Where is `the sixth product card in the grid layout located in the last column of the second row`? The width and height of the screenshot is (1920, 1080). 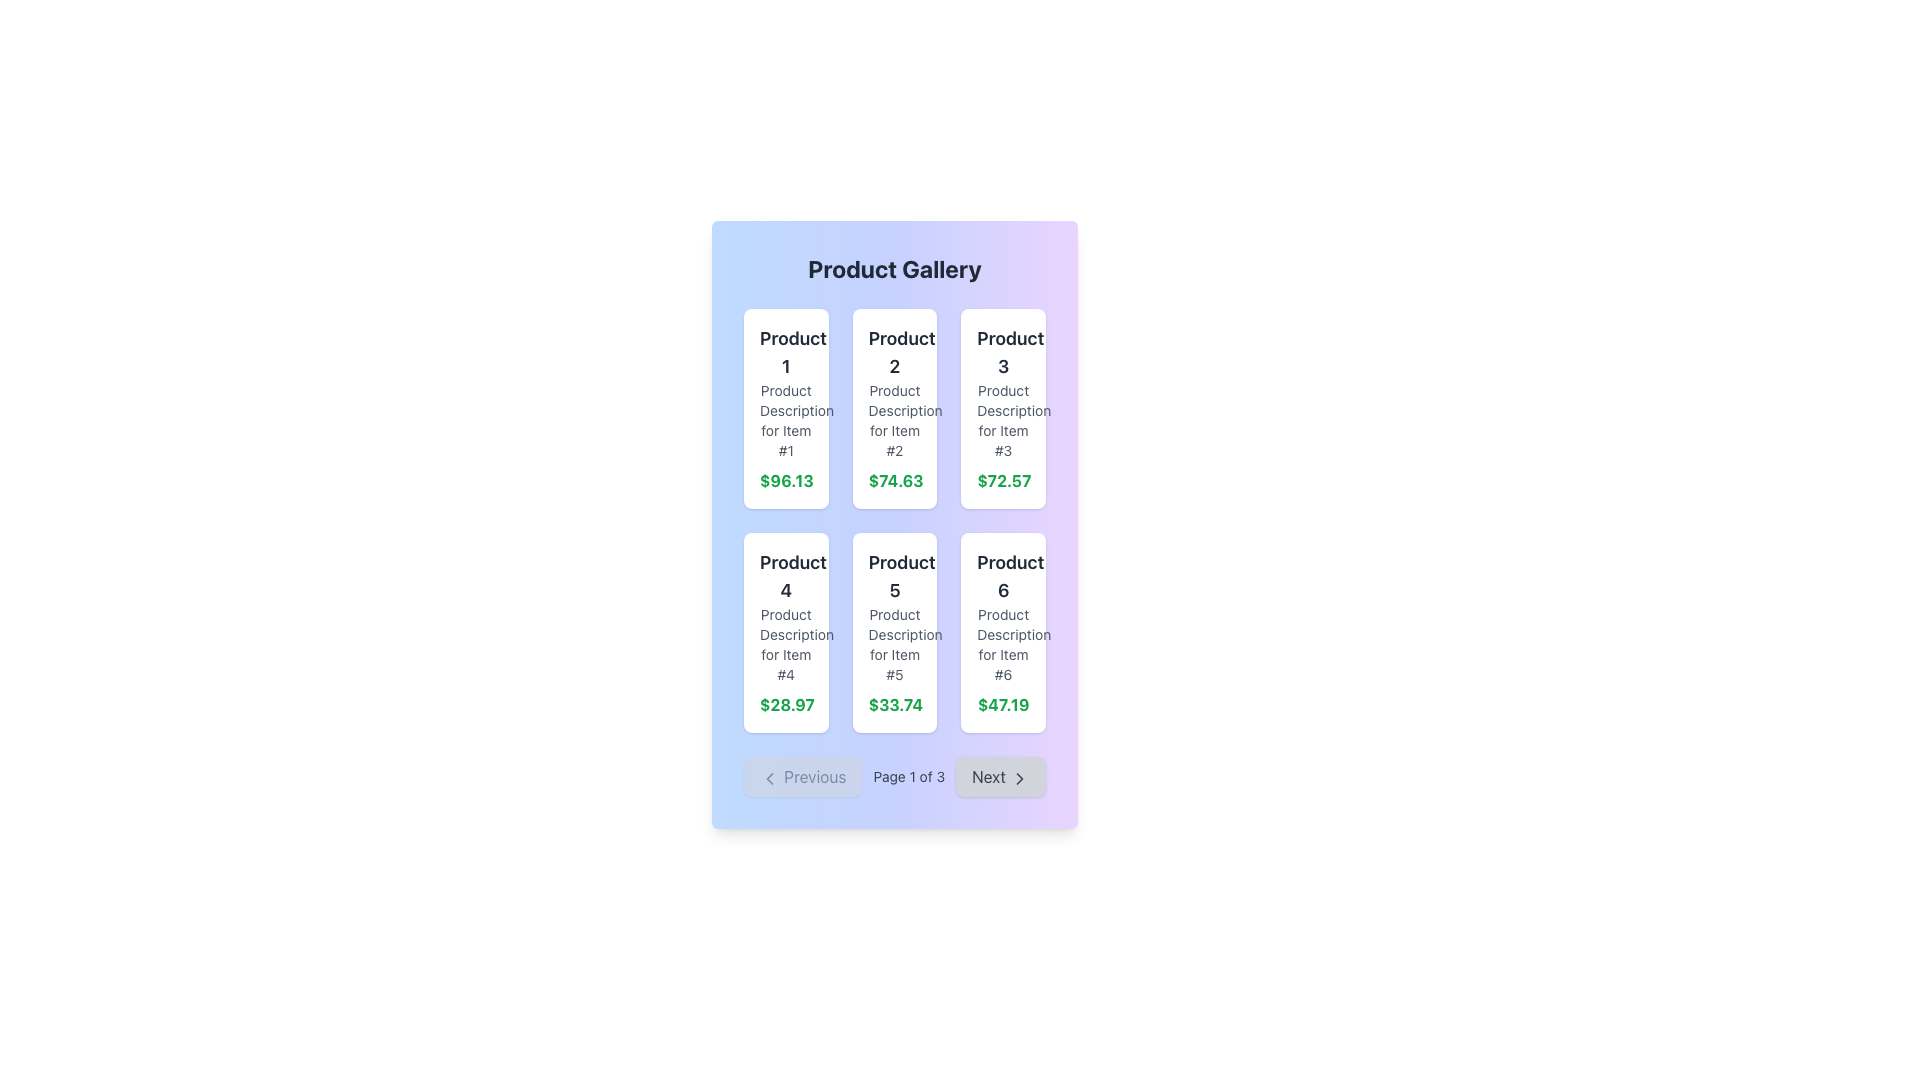
the sixth product card in the grid layout located in the last column of the second row is located at coordinates (1003, 632).